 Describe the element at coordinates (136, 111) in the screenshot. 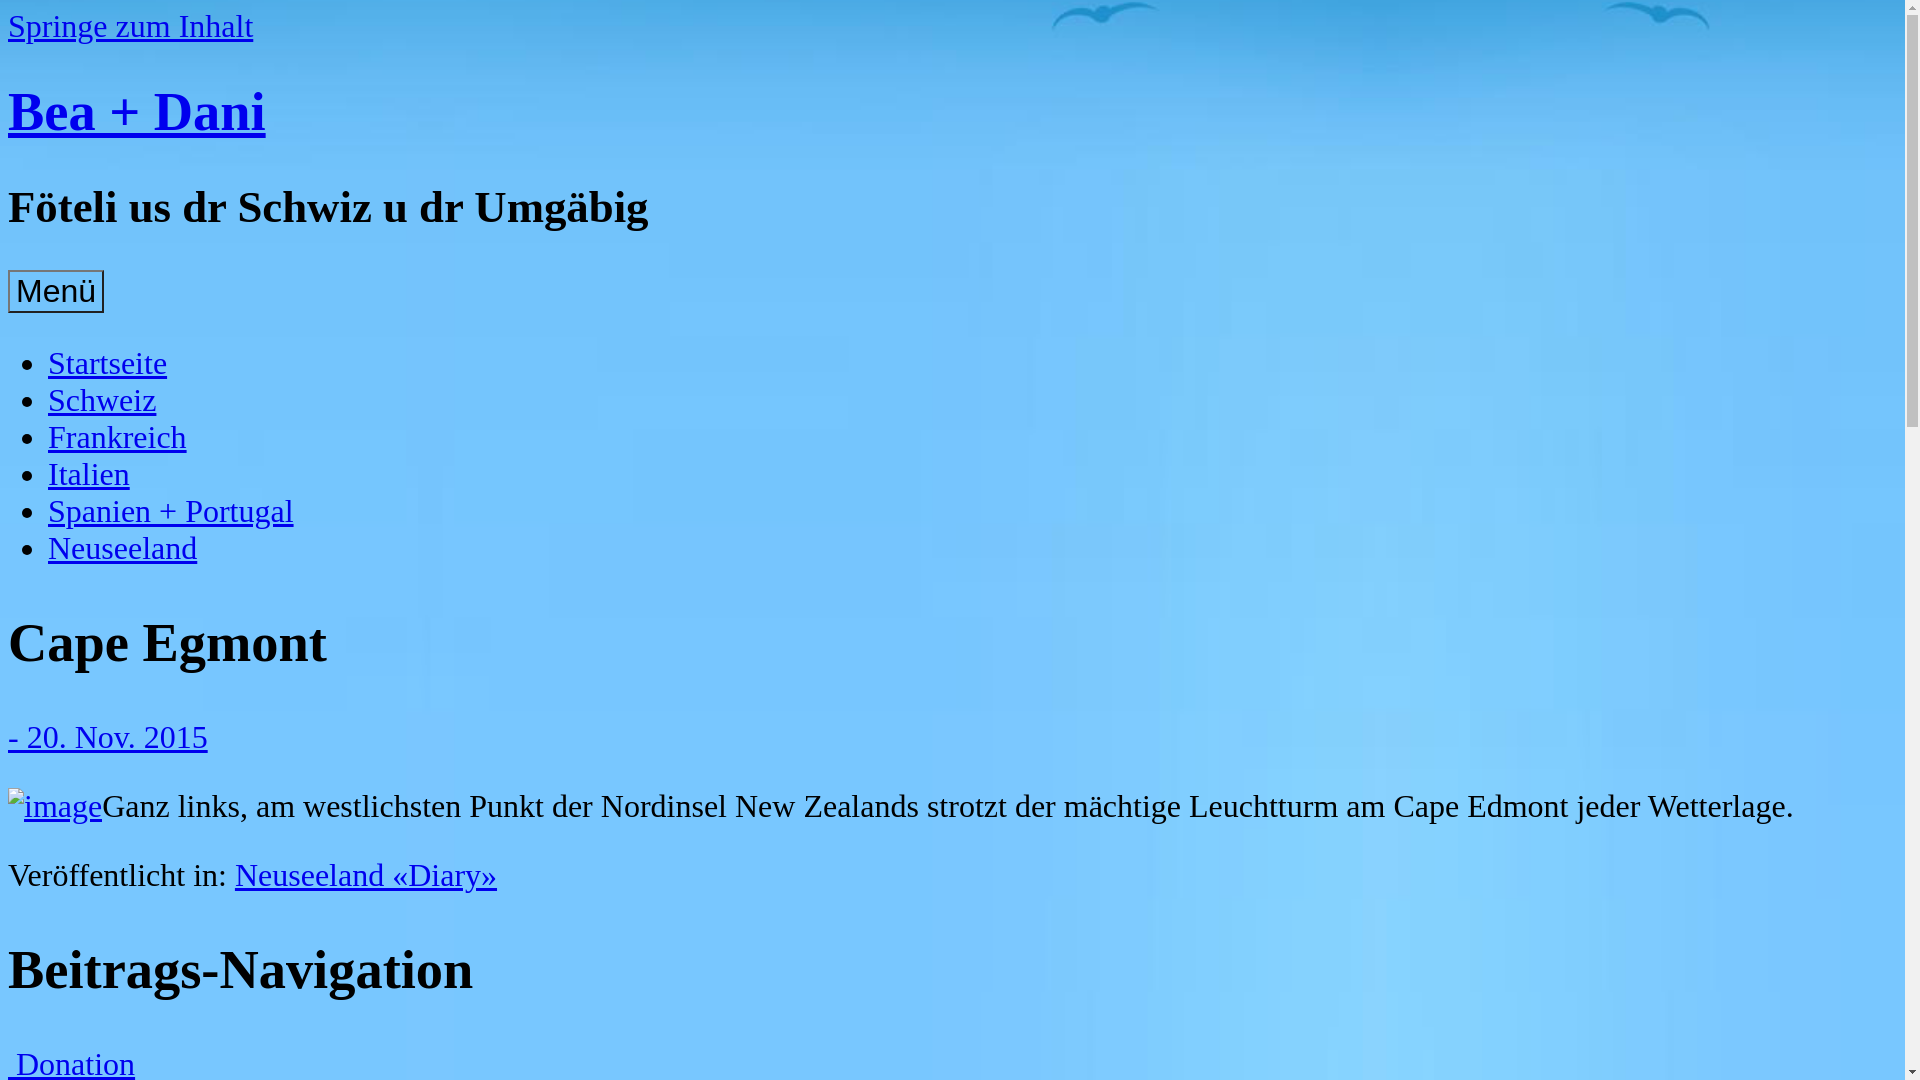

I see `'Bea + Dani'` at that location.